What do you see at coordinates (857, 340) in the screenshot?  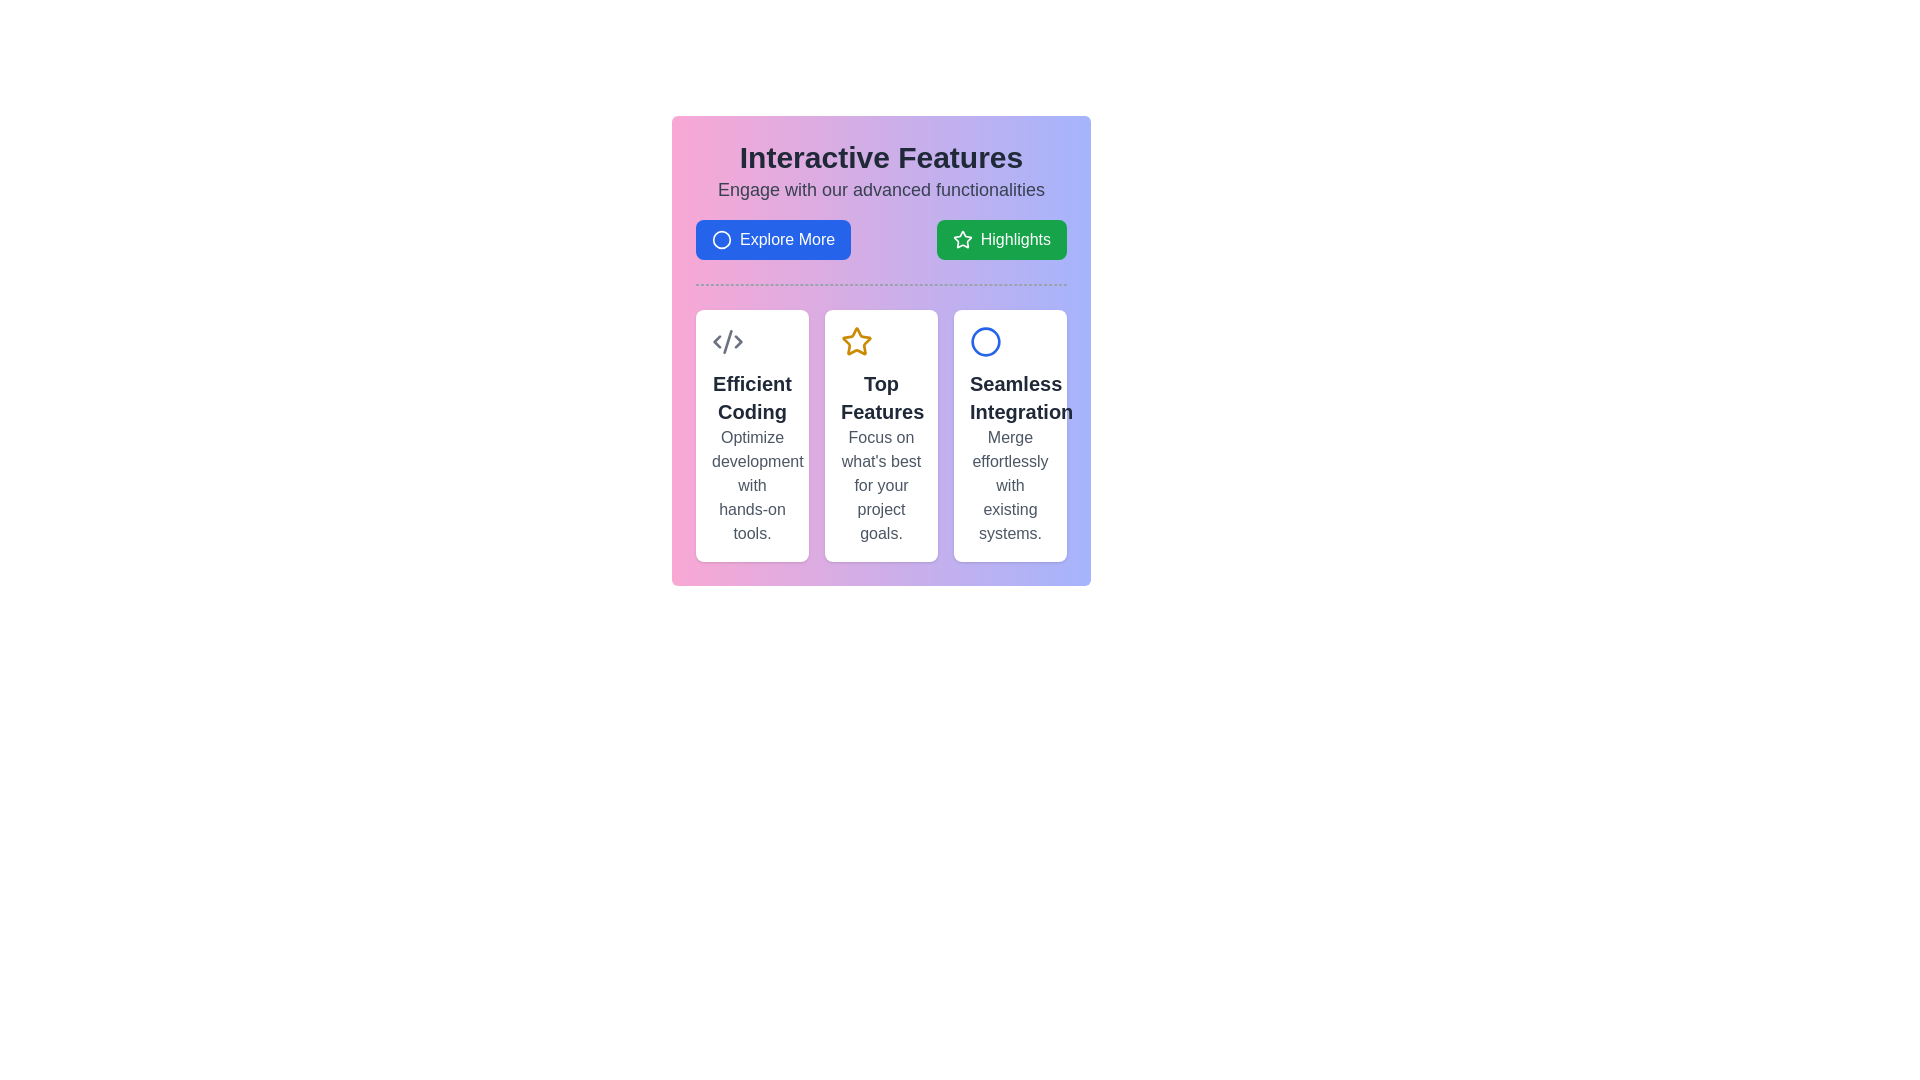 I see `the 'Top Features' icon located within the 'Top Features' card, positioned between 'Efficient Coding' and 'Seamless Integration'` at bounding box center [857, 340].